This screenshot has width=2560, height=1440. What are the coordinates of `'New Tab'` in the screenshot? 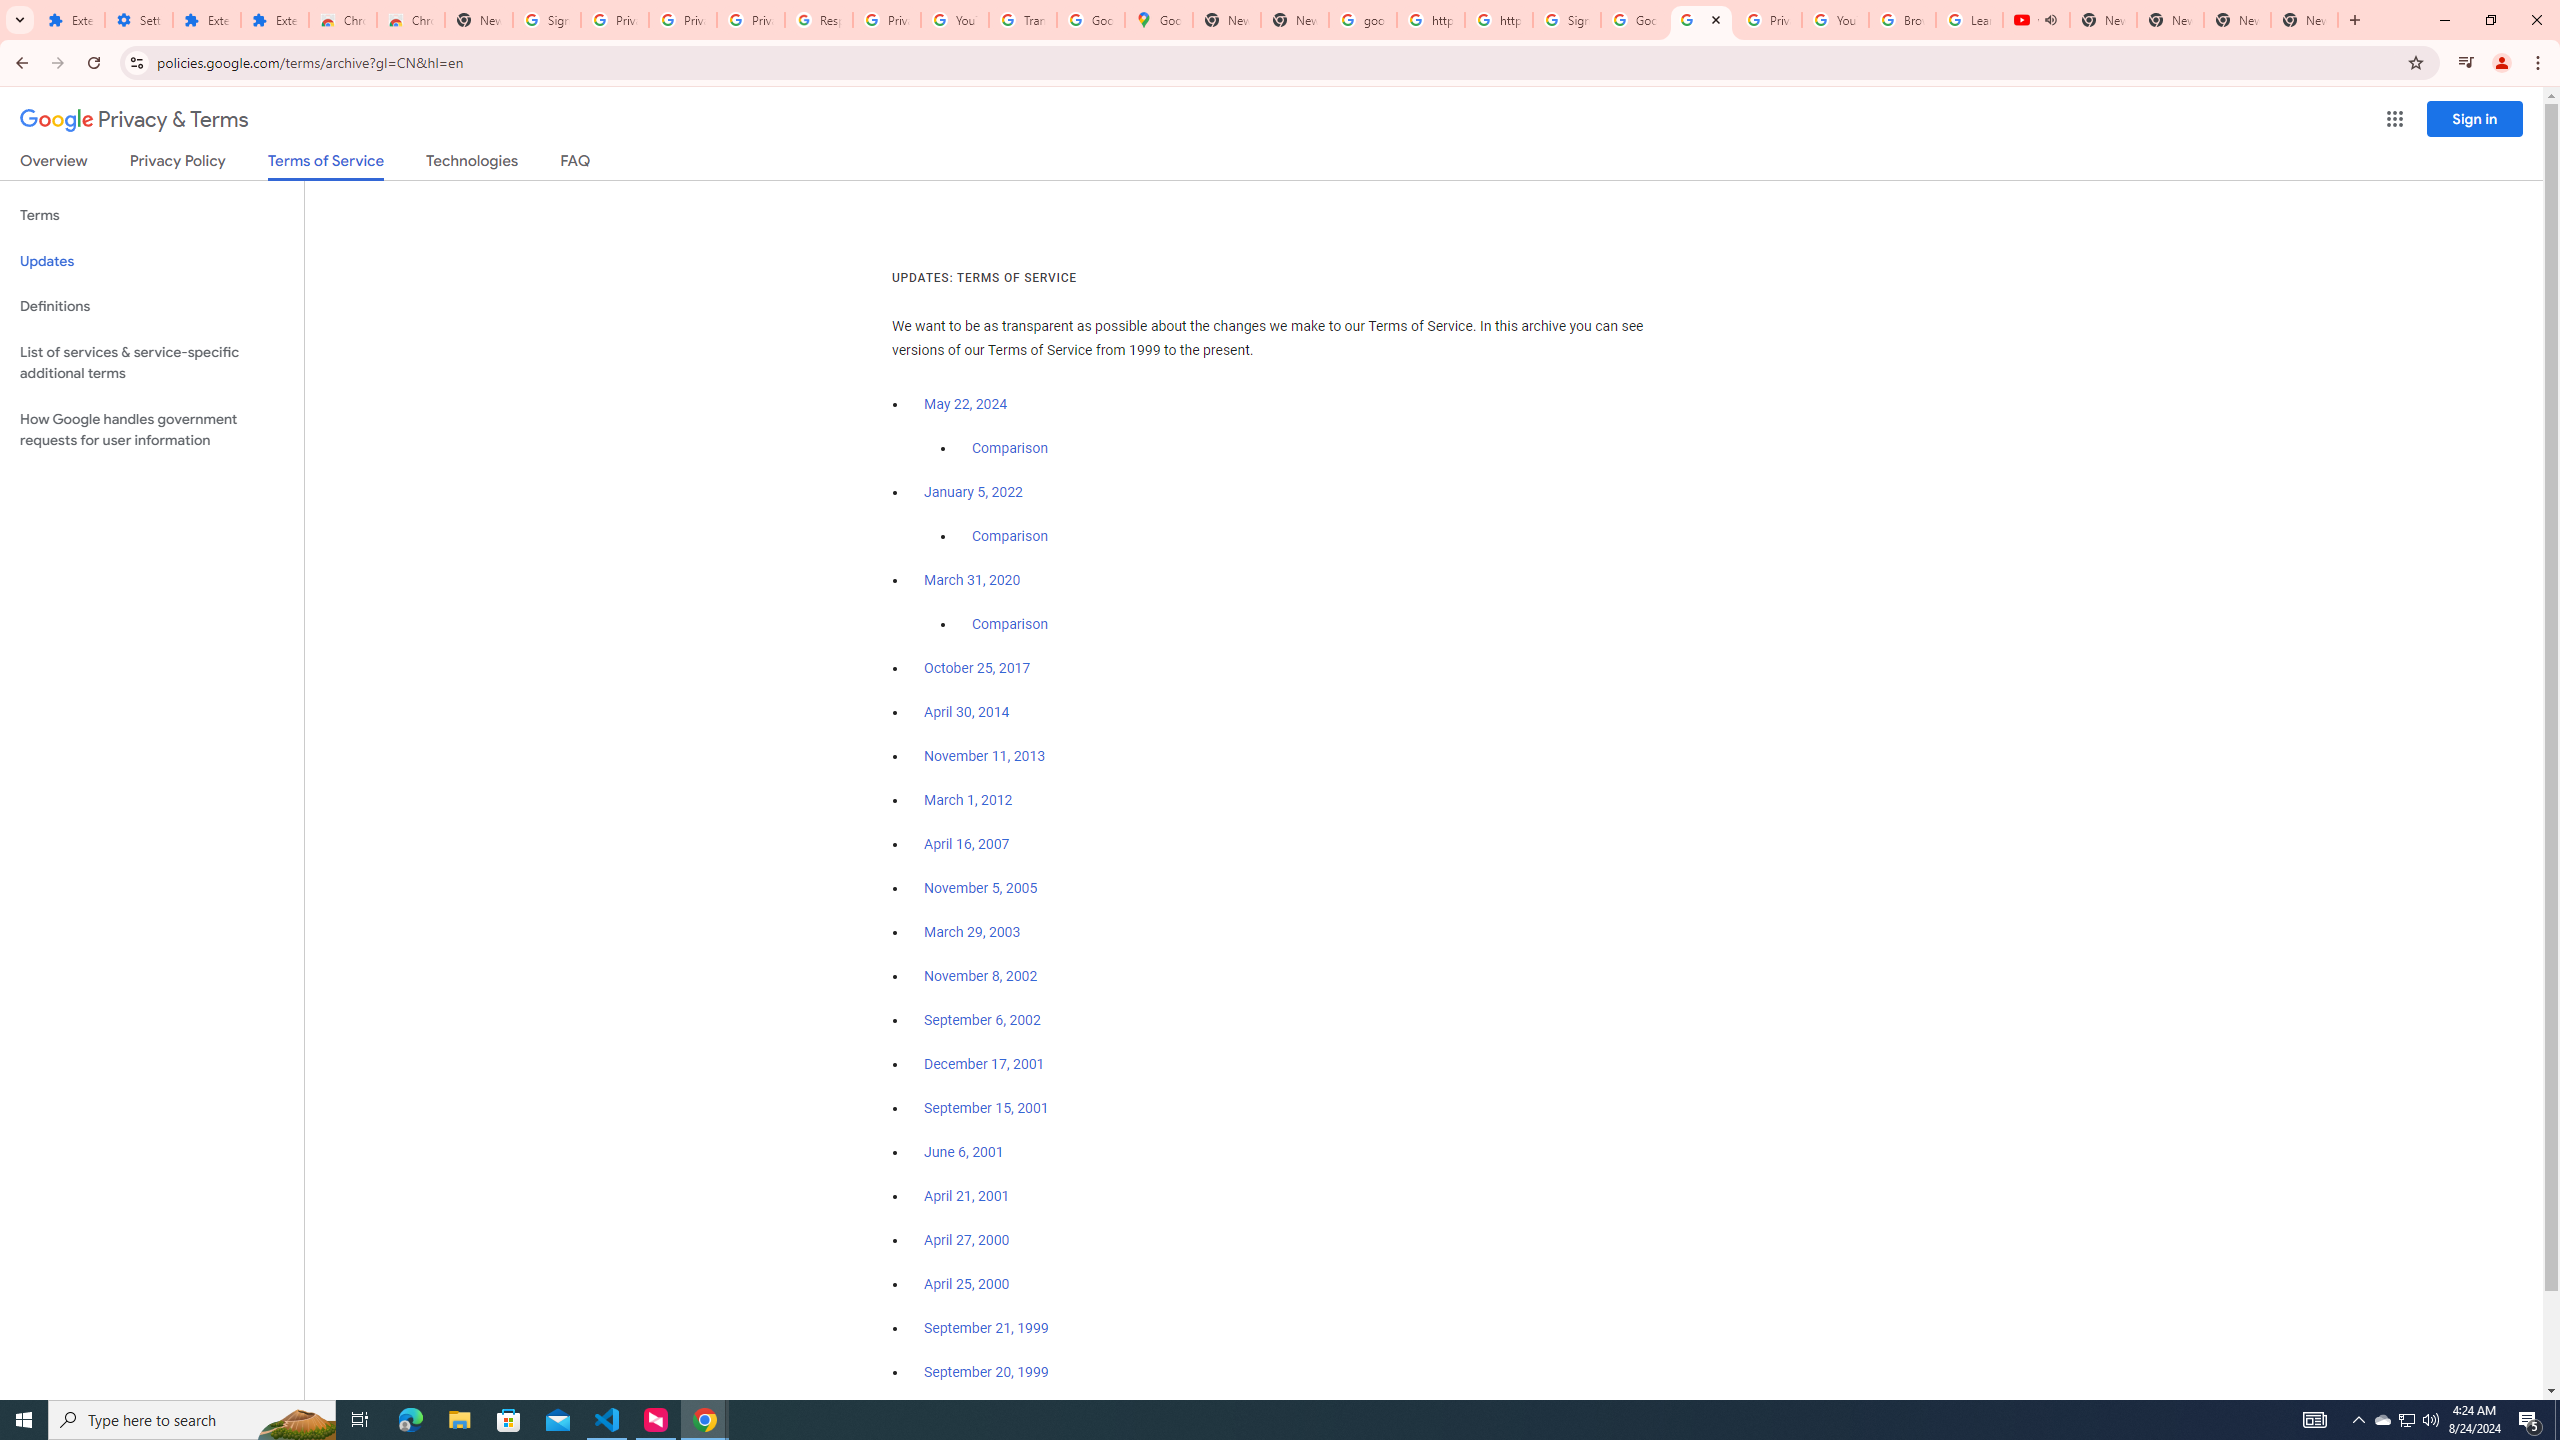 It's located at (2304, 19).